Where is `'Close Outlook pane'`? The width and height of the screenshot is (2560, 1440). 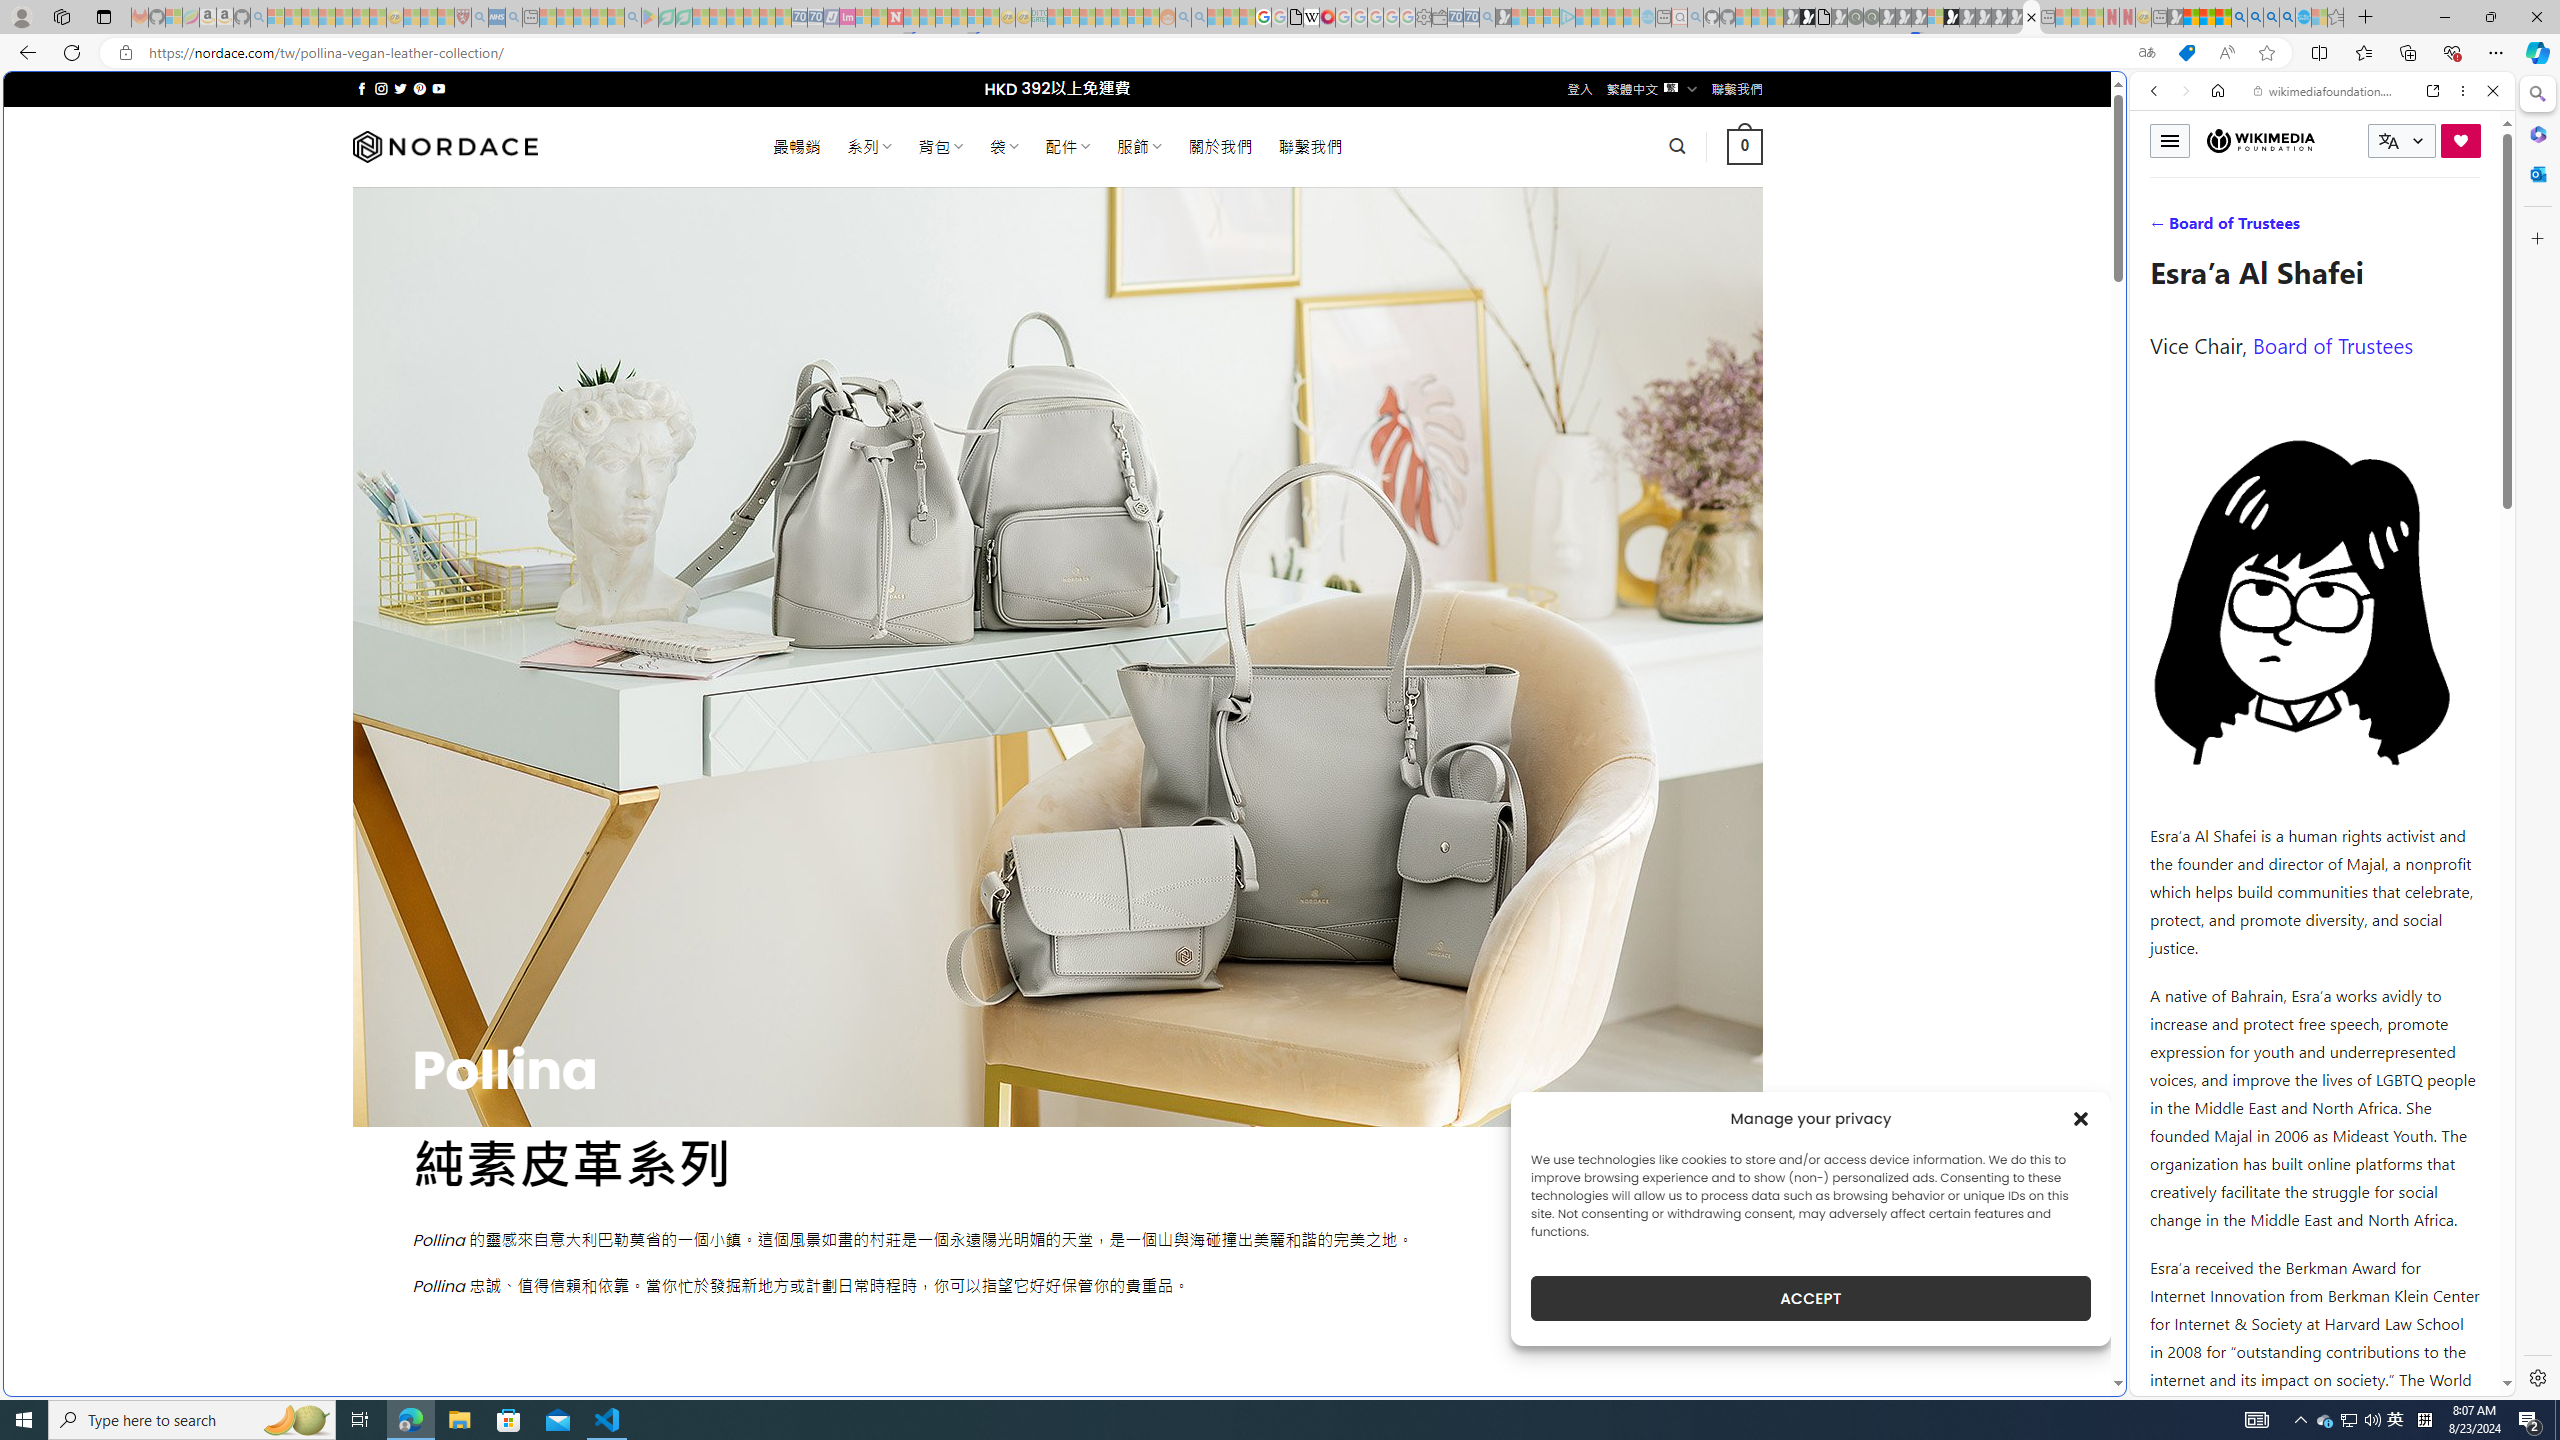
'Close Outlook pane' is located at coordinates (2535, 172).